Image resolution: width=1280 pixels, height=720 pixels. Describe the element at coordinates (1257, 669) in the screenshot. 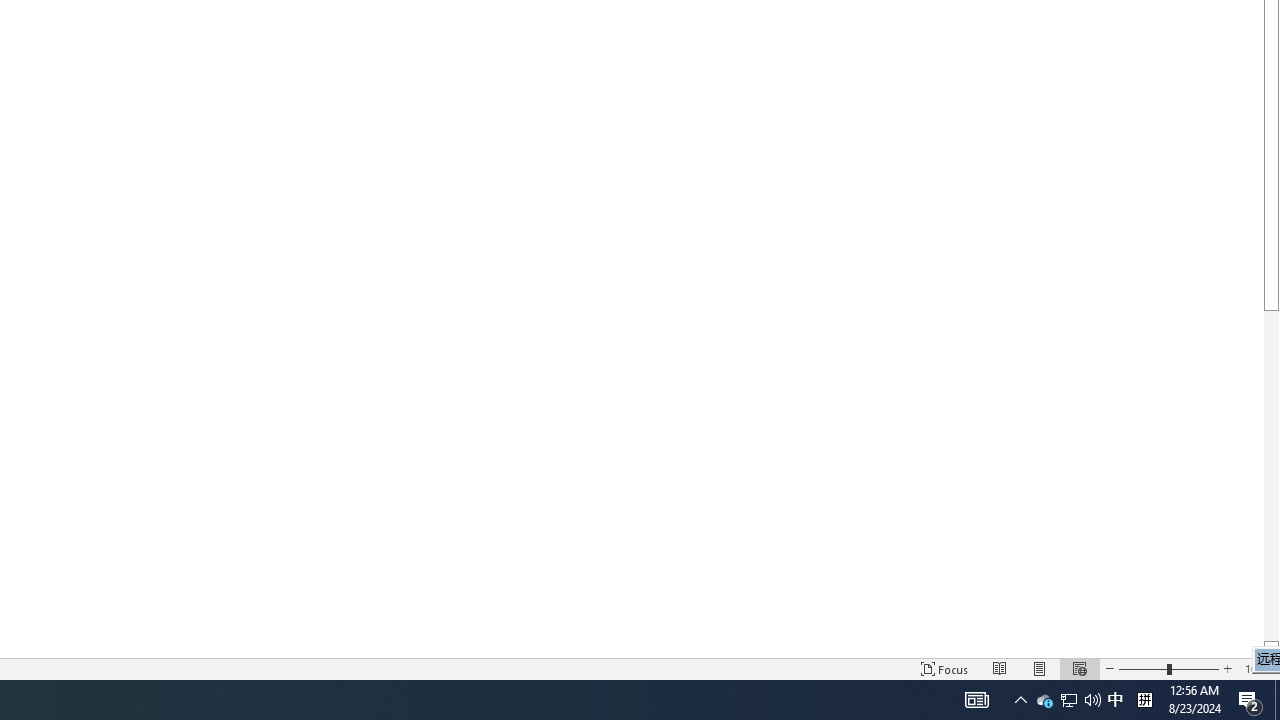

I see `'Zoom 100%'` at that location.